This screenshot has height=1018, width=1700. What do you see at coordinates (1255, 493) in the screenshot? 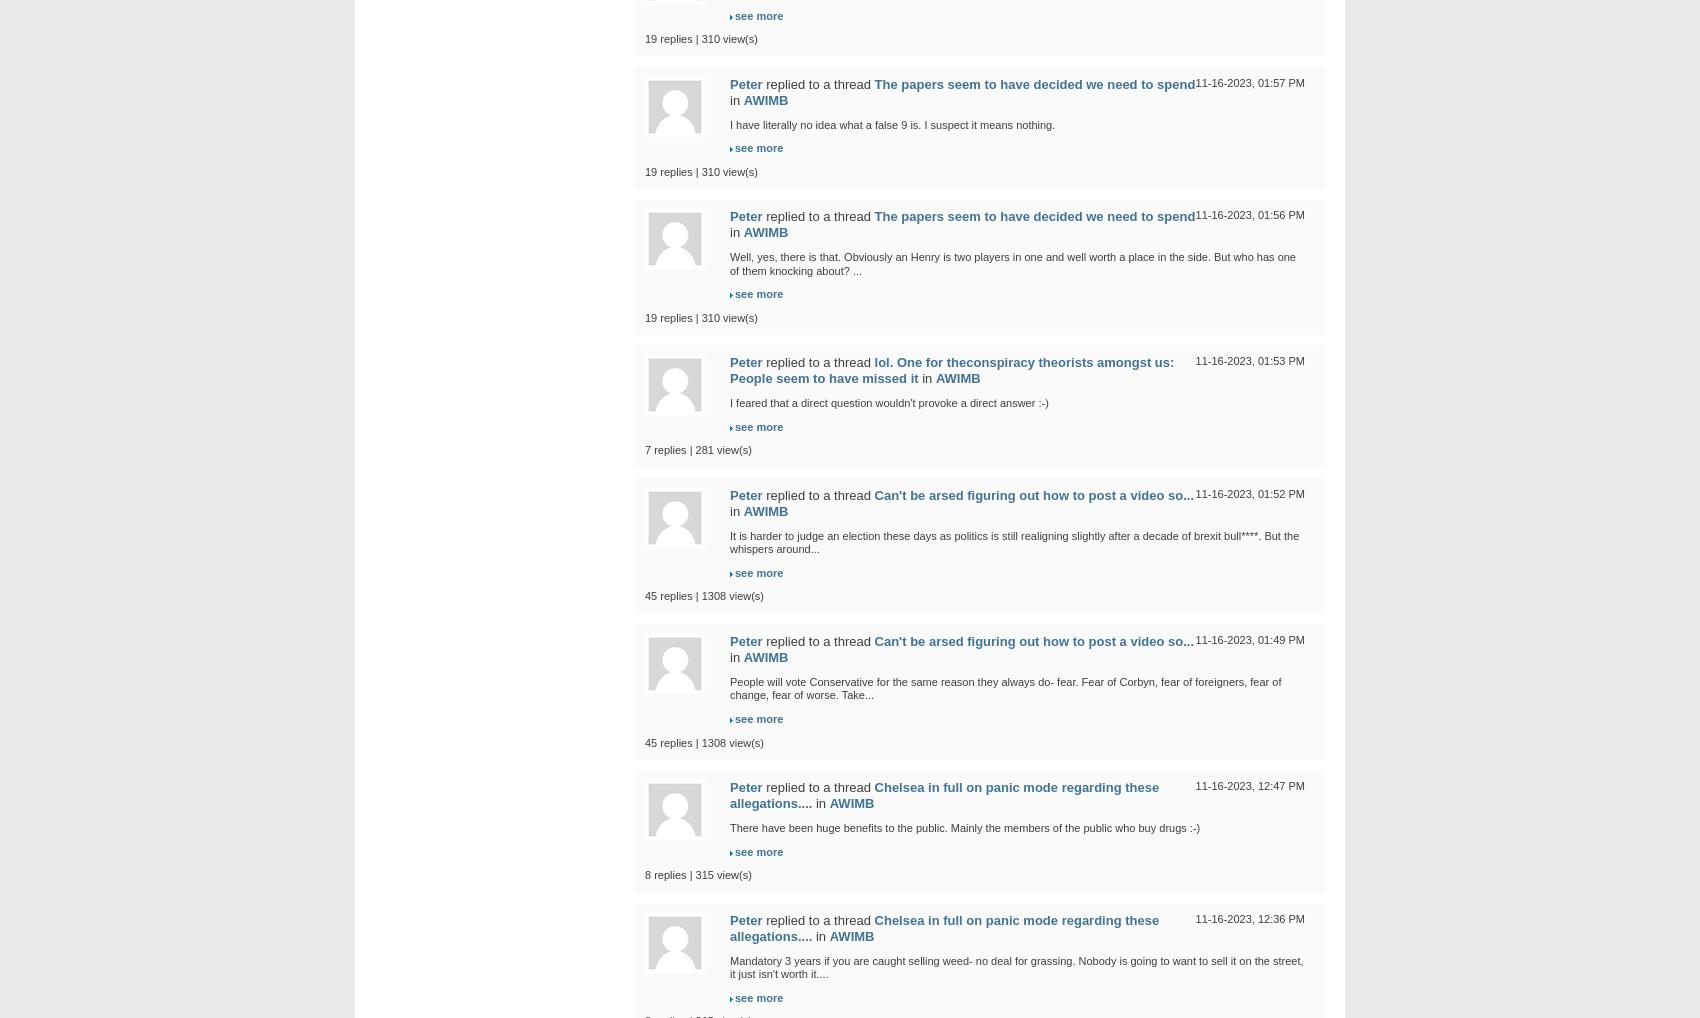
I see `'01:52 PM'` at bounding box center [1255, 493].